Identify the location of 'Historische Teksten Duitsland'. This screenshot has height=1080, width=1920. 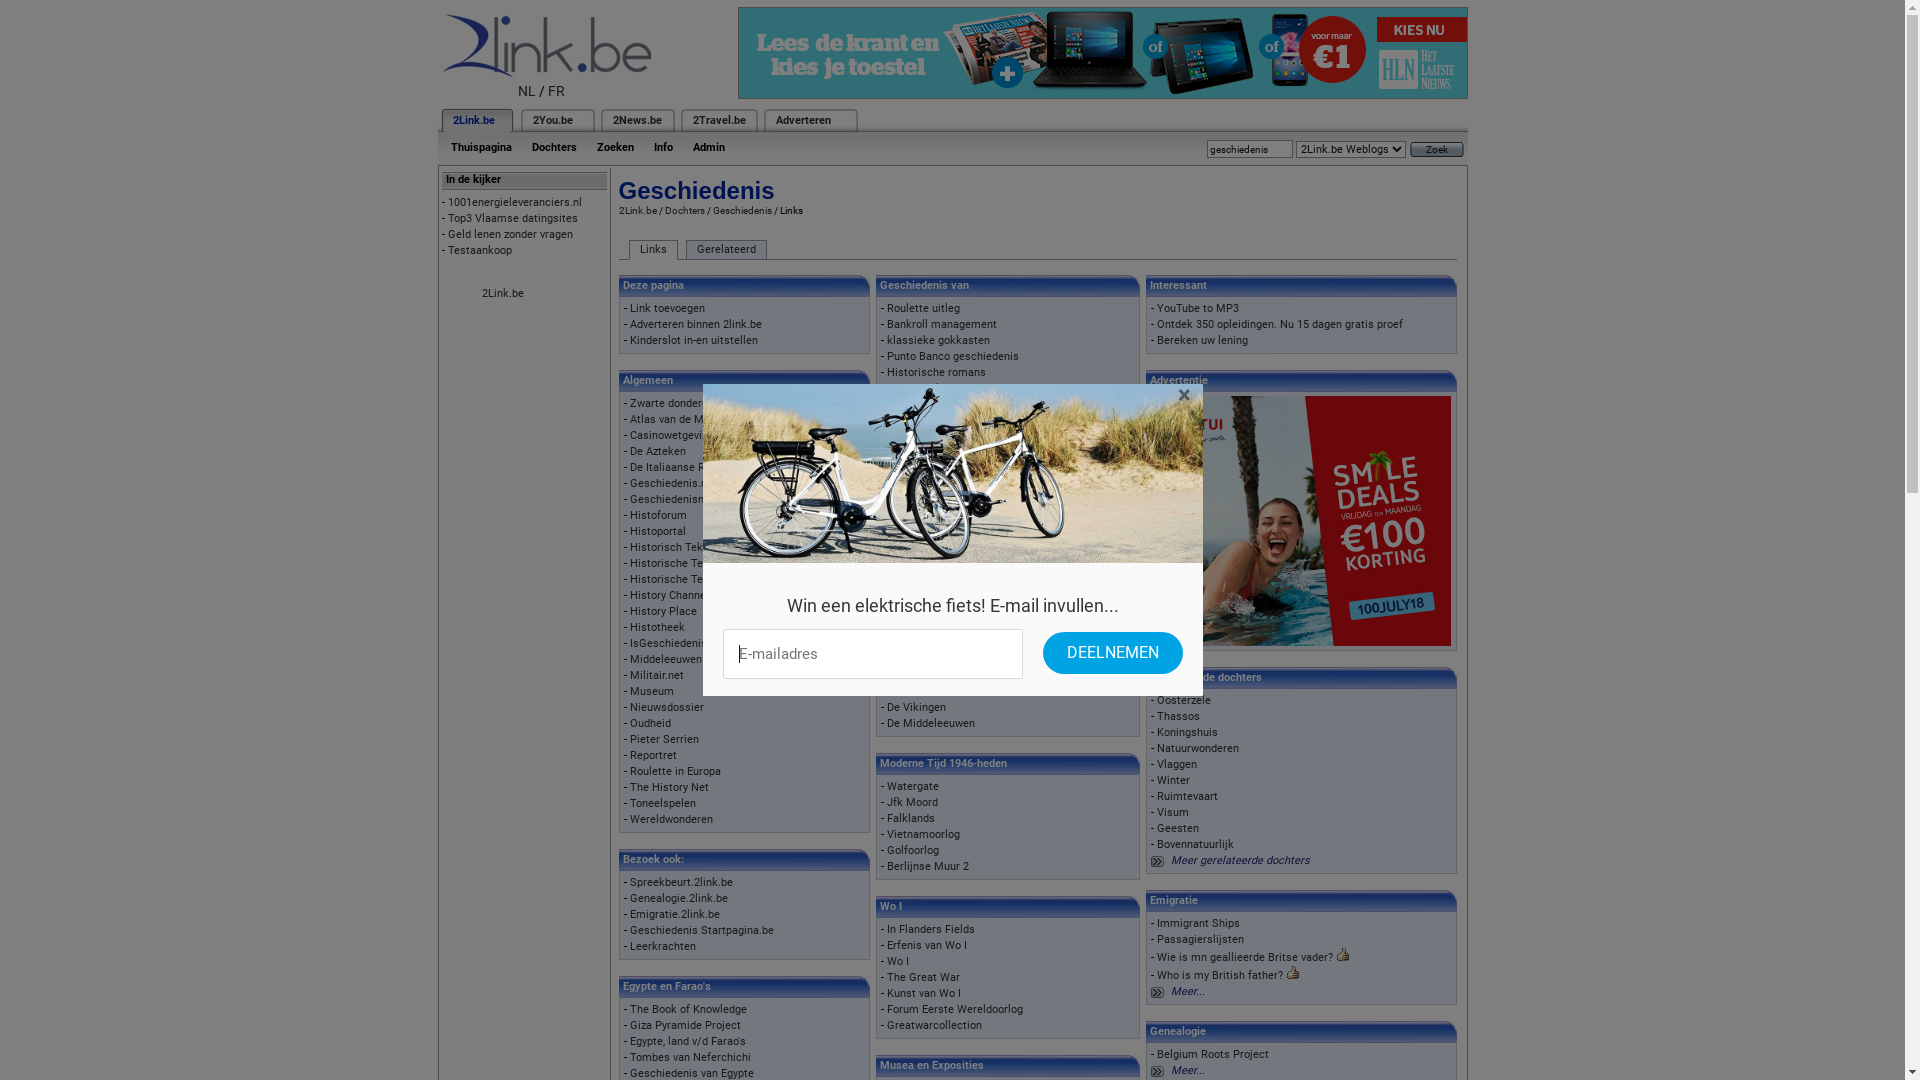
(705, 579).